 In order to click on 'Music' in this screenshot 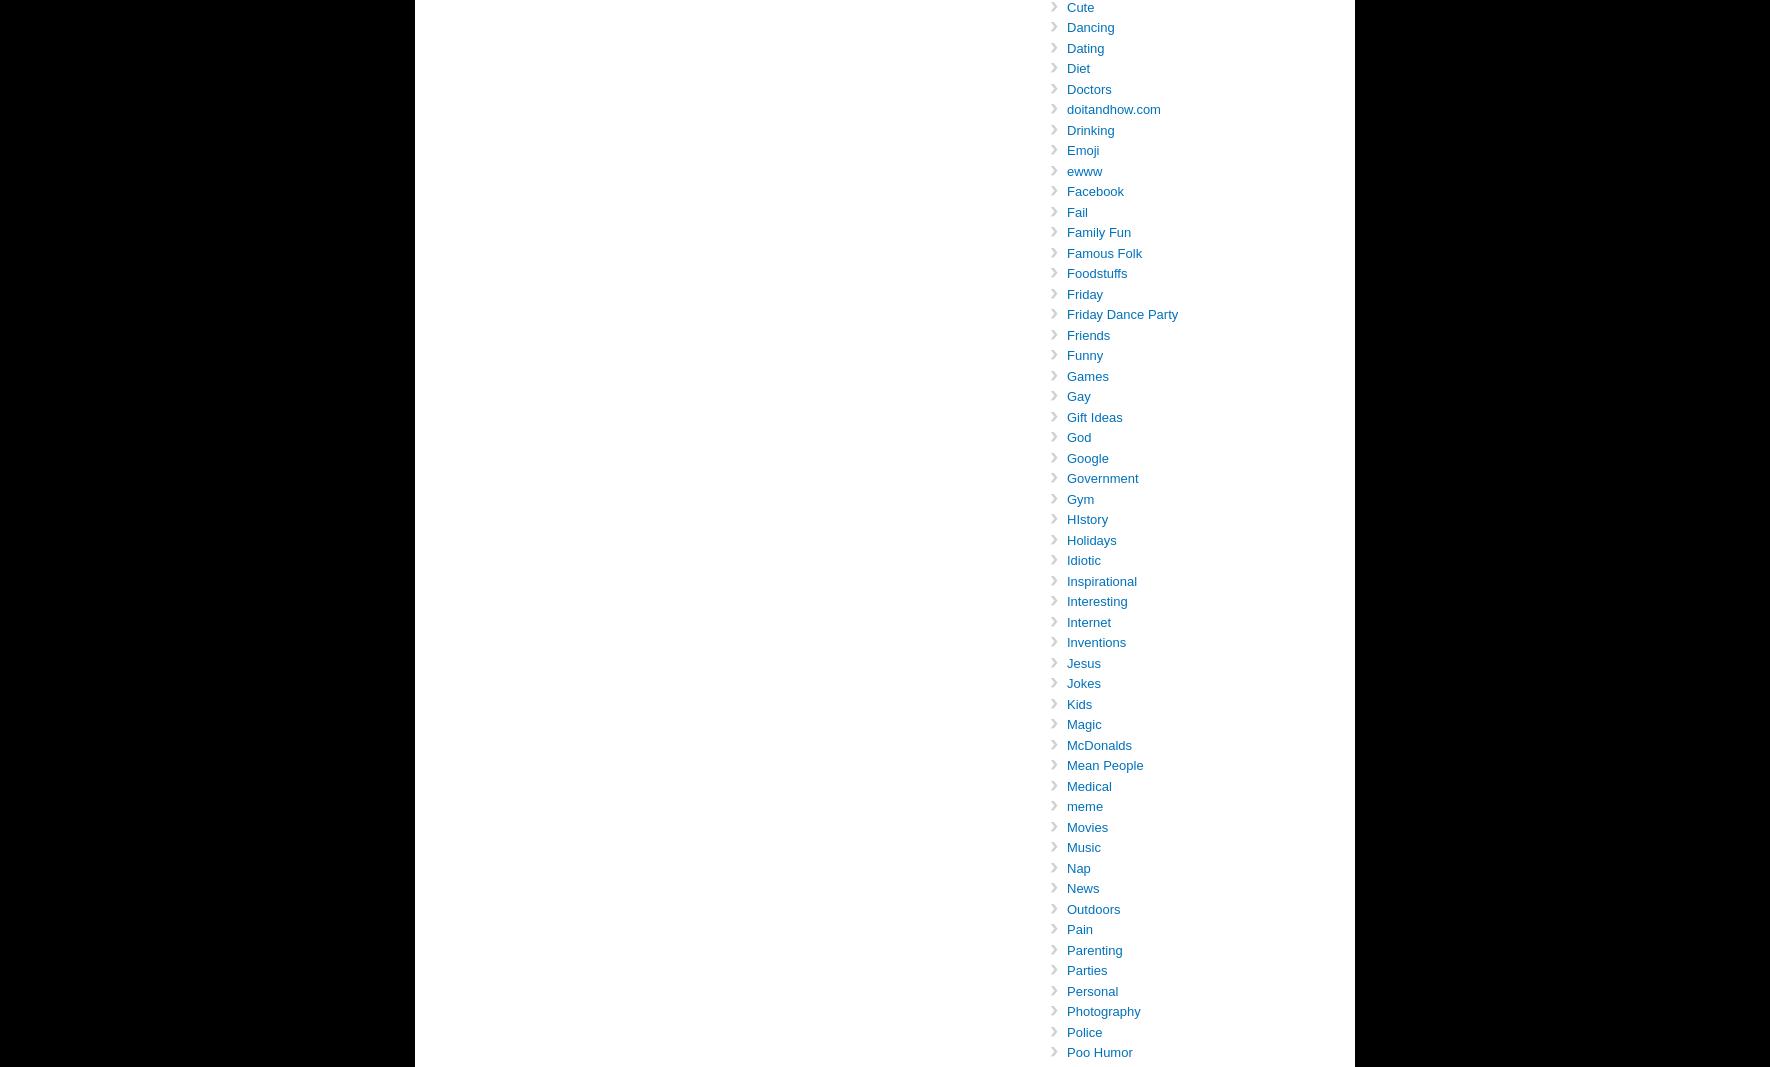, I will do `click(1083, 846)`.